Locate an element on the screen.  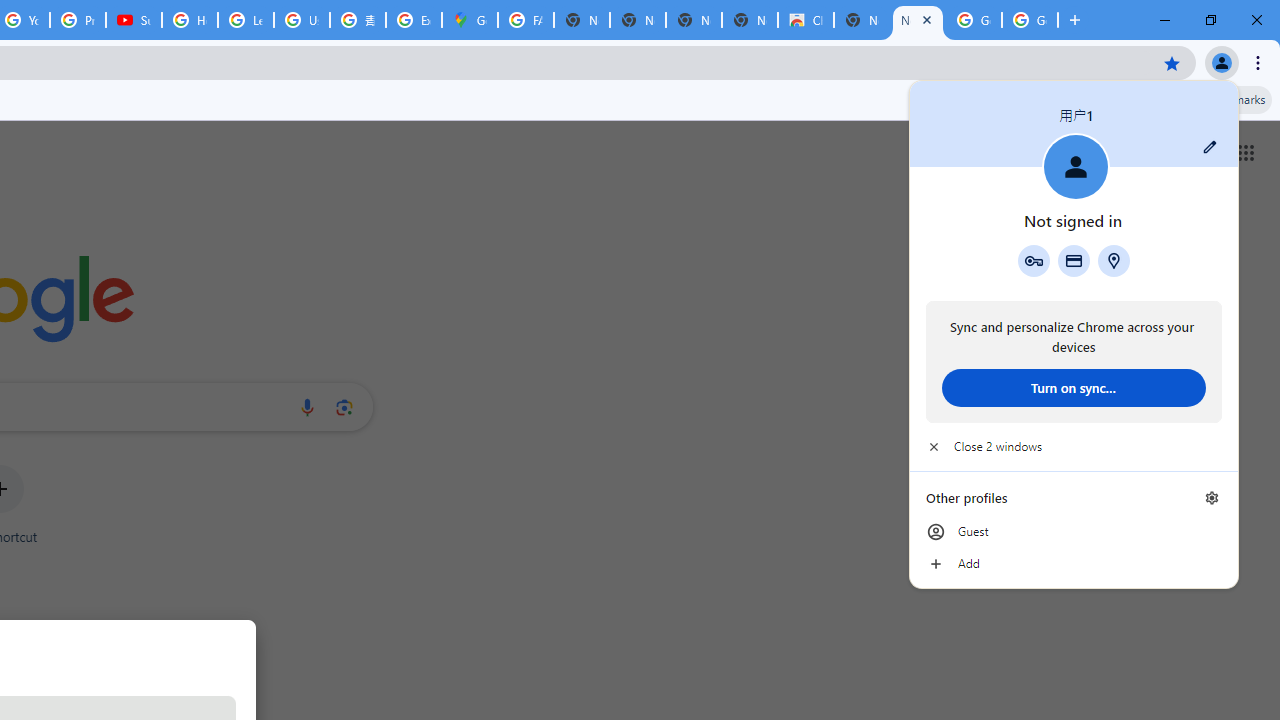
'Google Maps' is located at coordinates (468, 20).